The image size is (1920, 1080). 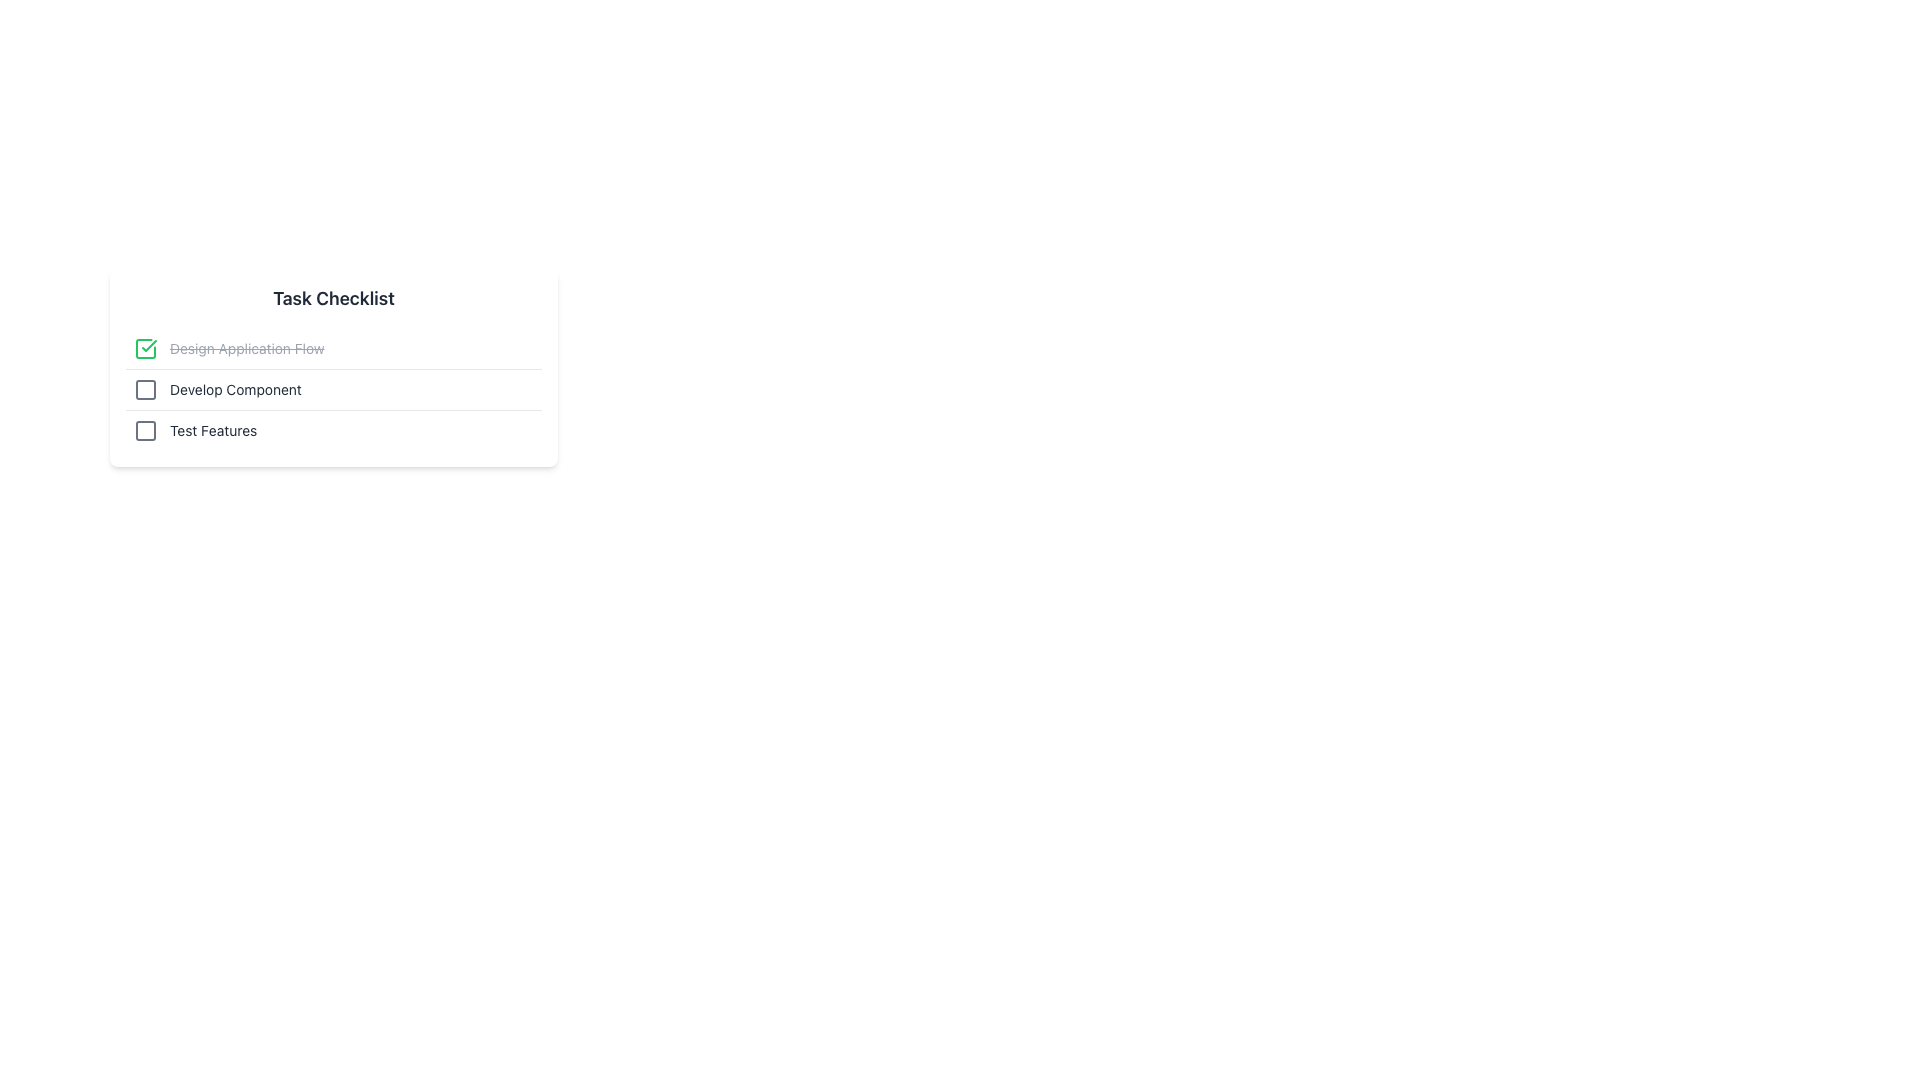 I want to click on the checkbox-like UI element for the 'Develop Component' task in the interactive checklist, so click(x=144, y=389).